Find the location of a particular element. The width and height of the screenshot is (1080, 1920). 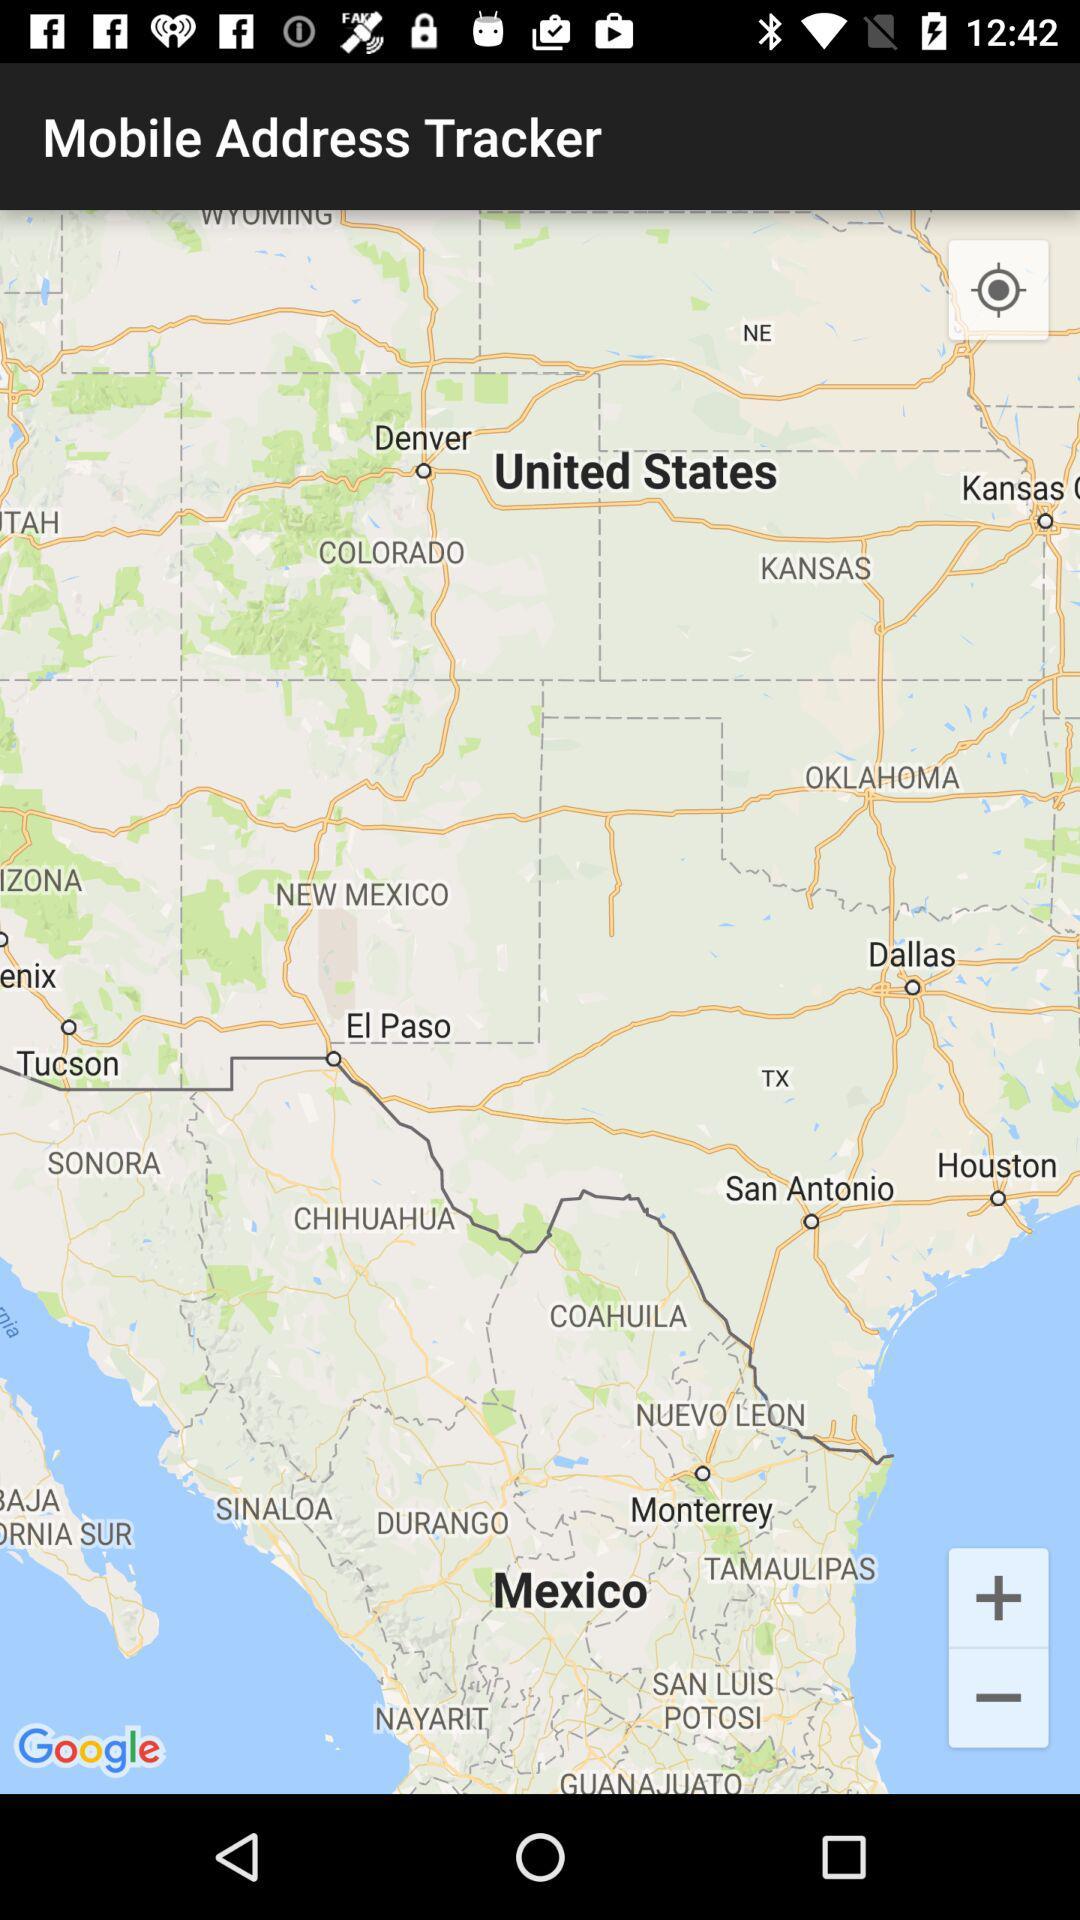

item at the top right corner is located at coordinates (998, 290).